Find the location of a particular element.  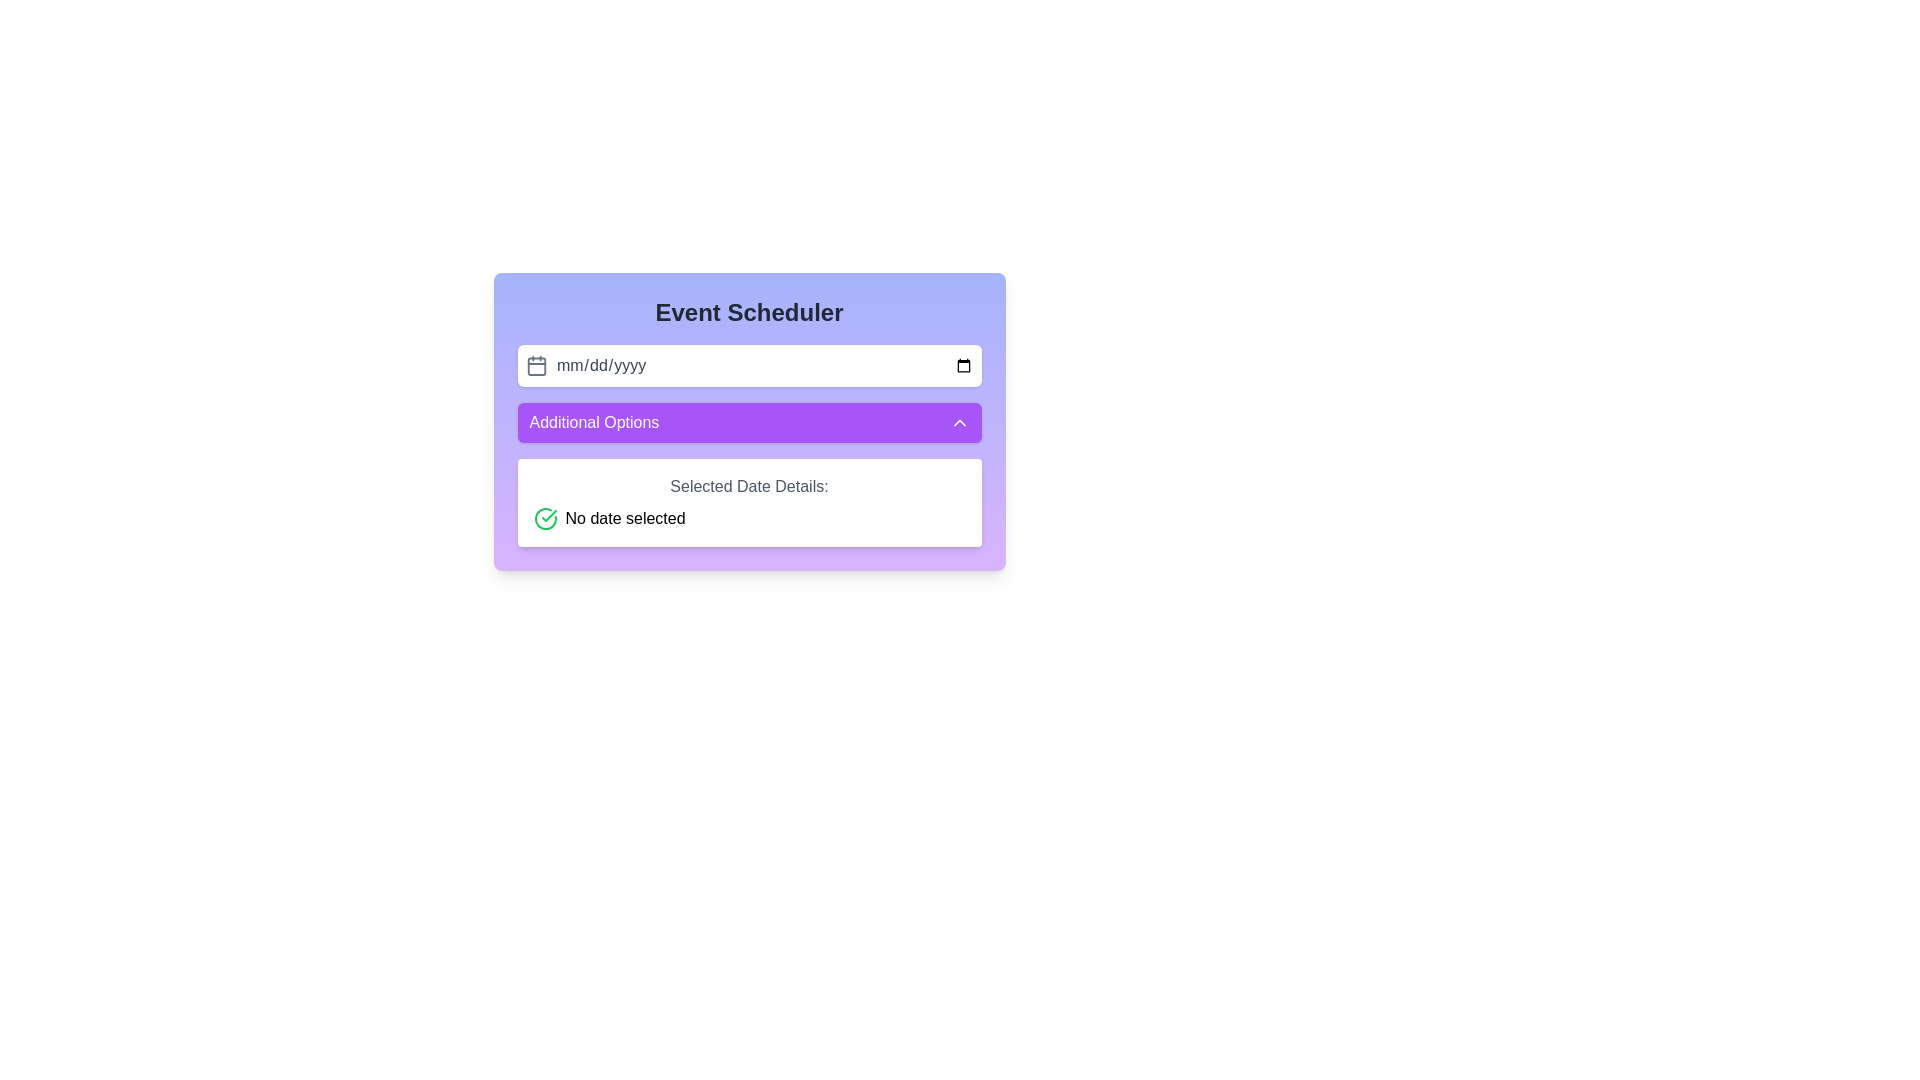

the text label reading 'Additional Options', styled in white text on a purple background, located in the Event Scheduler interface is located at coordinates (593, 422).